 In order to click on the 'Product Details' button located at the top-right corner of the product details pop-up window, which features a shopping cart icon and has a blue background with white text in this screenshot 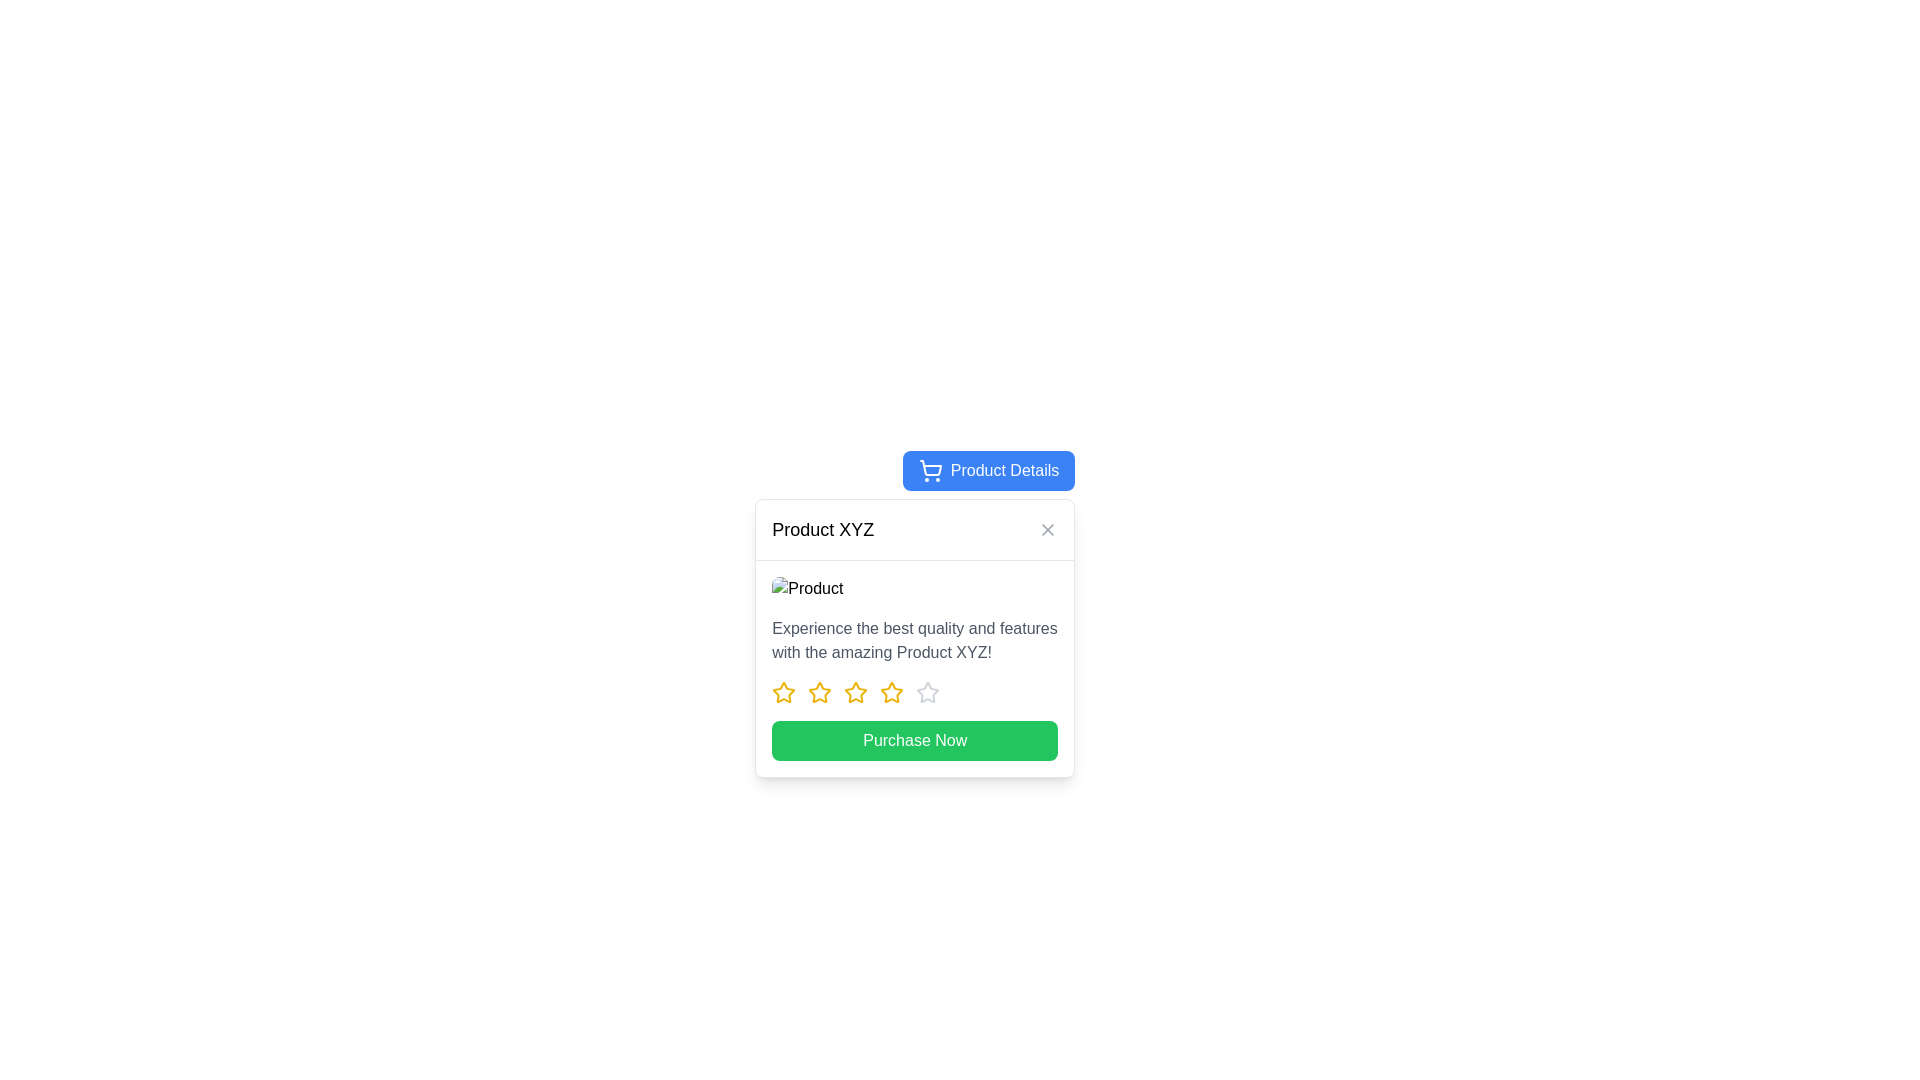, I will do `click(988, 470)`.